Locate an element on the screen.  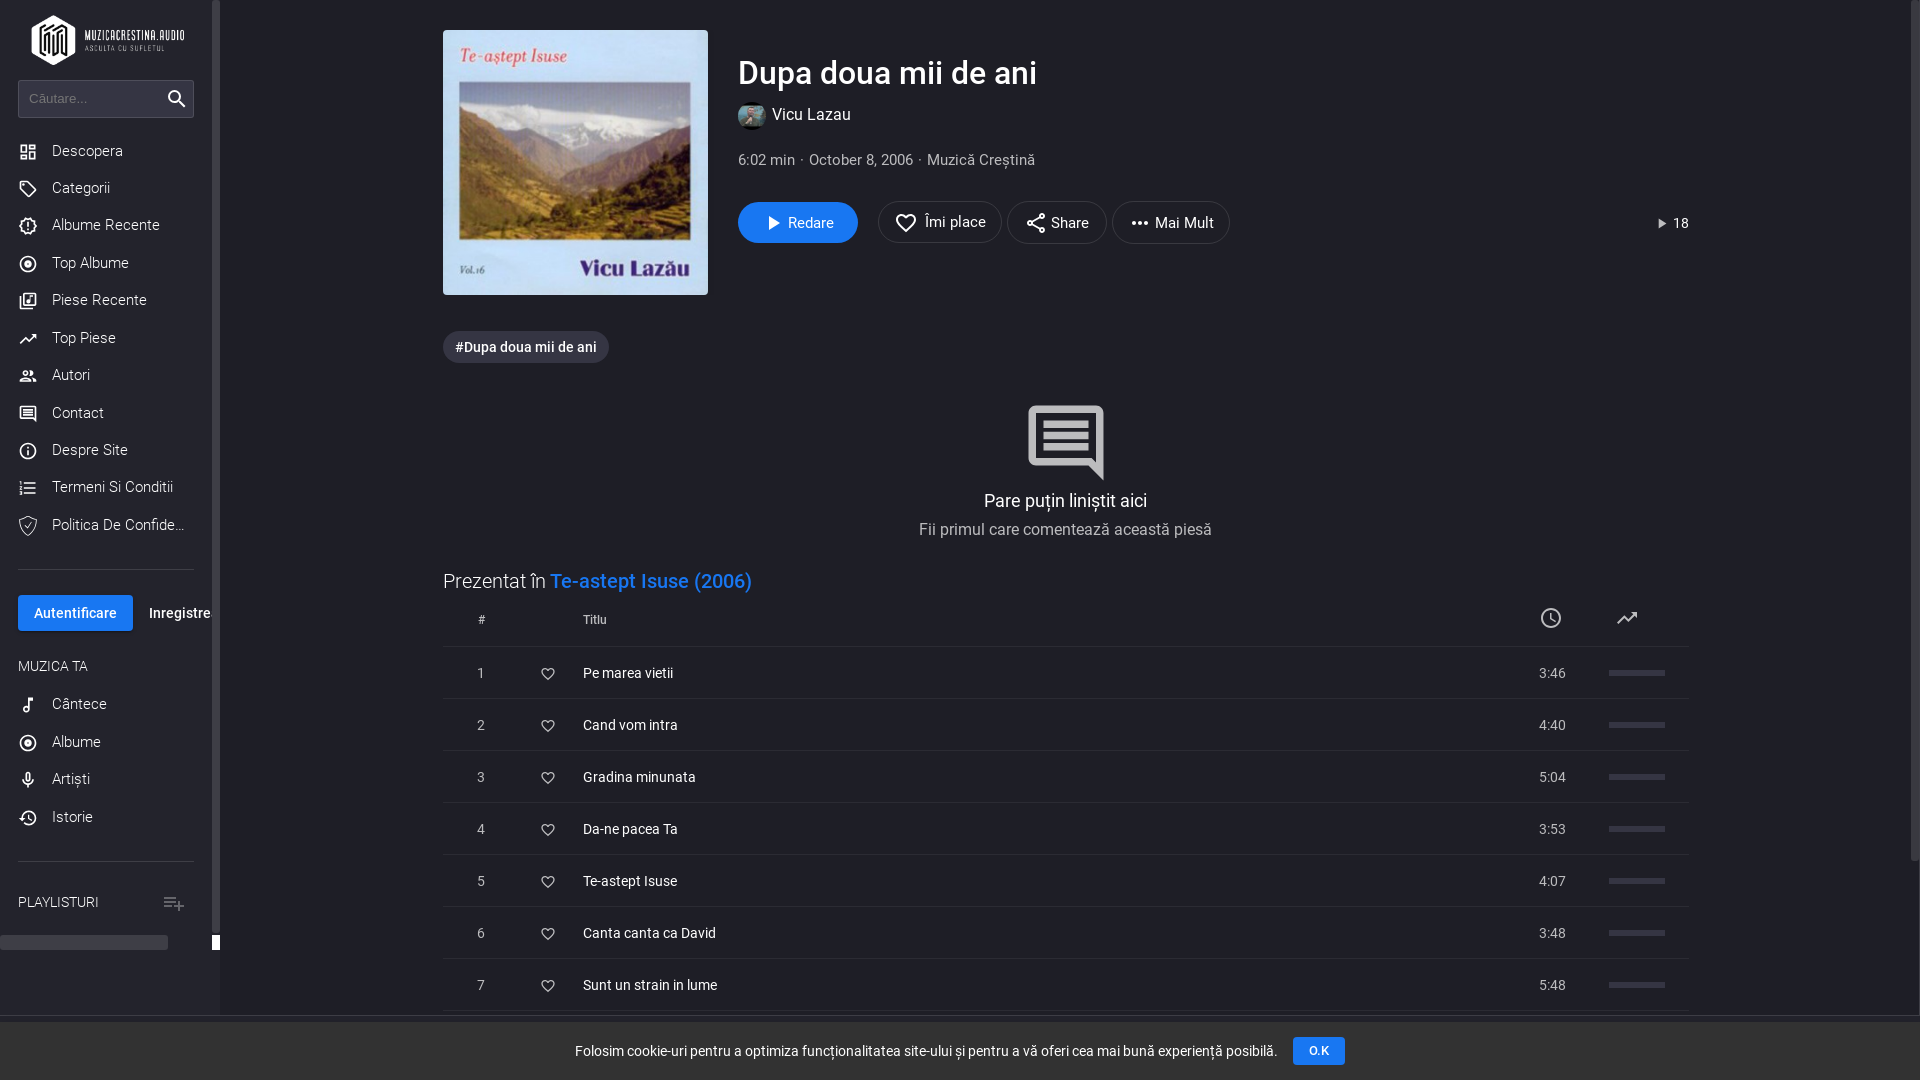
'O.K' is located at coordinates (1319, 1049).